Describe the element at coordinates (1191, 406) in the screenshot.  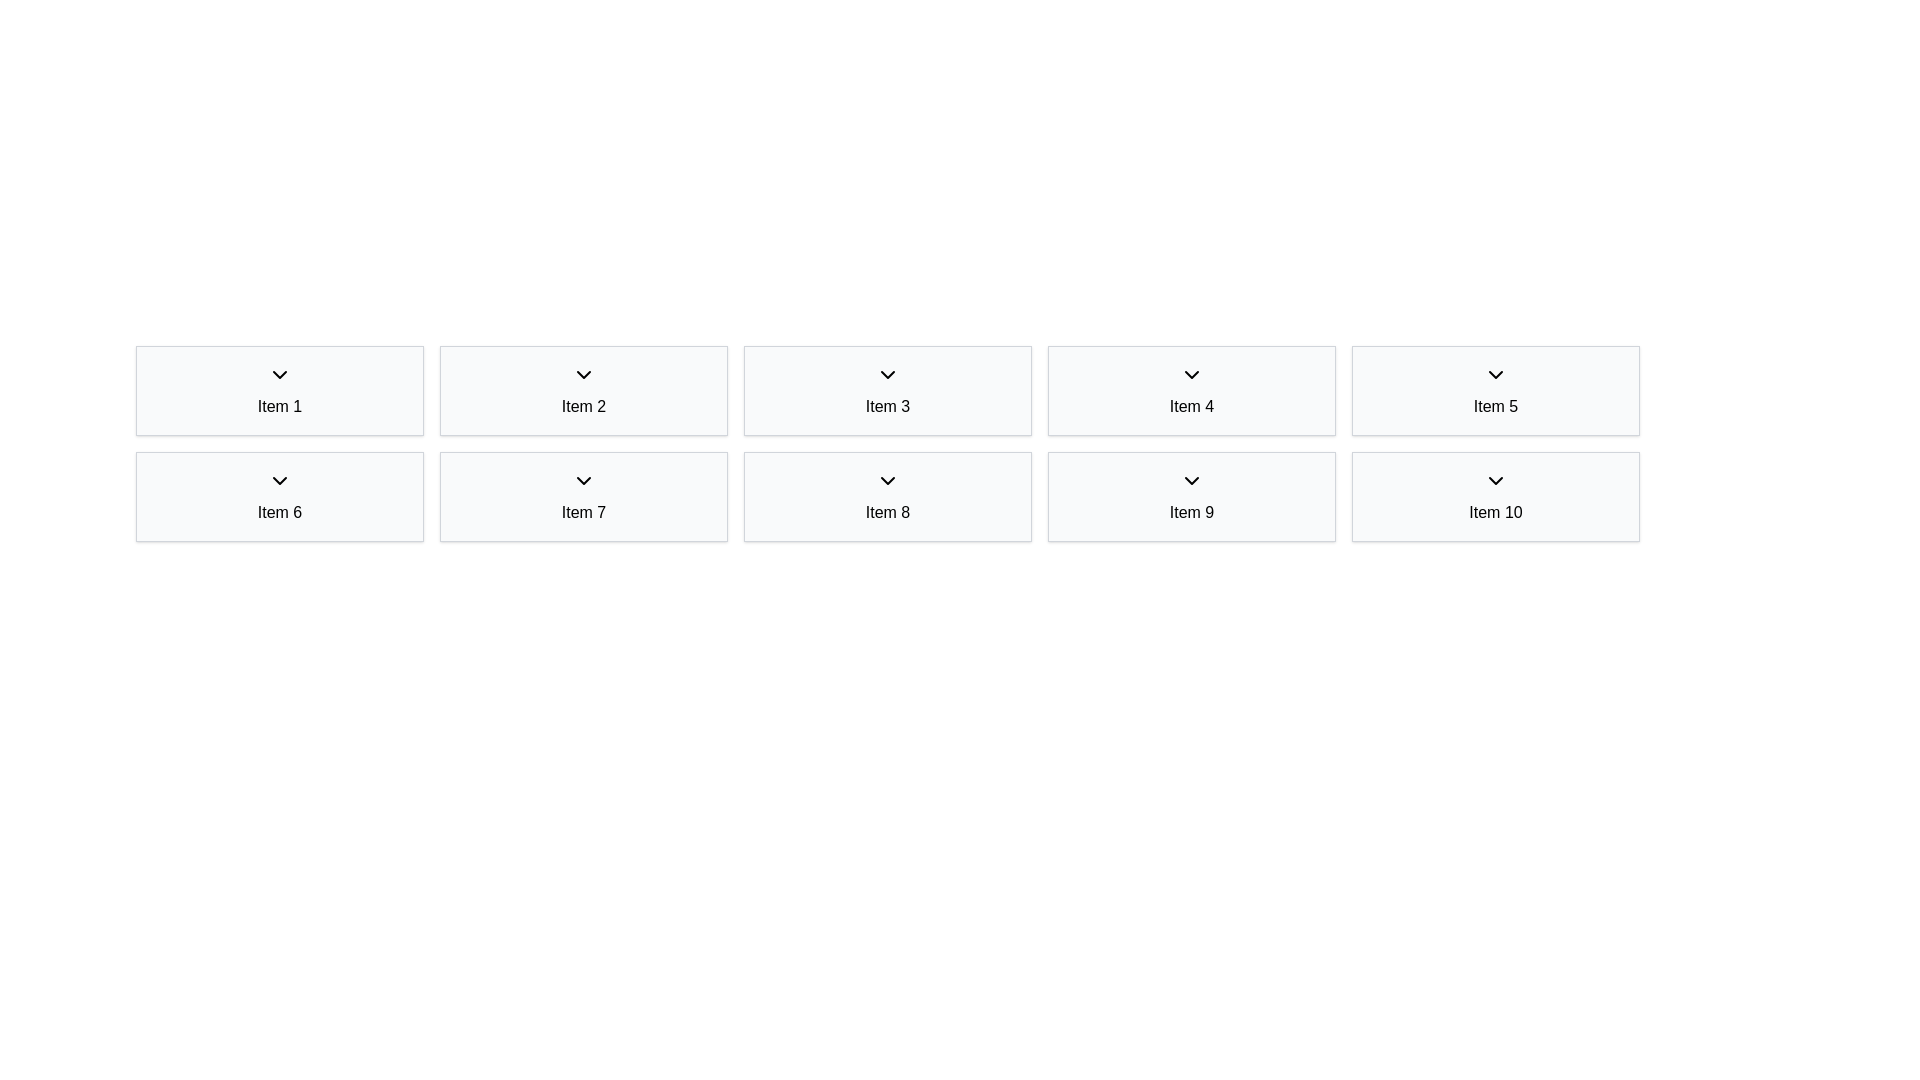
I see `the static text label that displays 'Item 4', which is styled with a medium font weight and is positioned in a light gray rectangular box in the first row, fourth position from the left` at that location.